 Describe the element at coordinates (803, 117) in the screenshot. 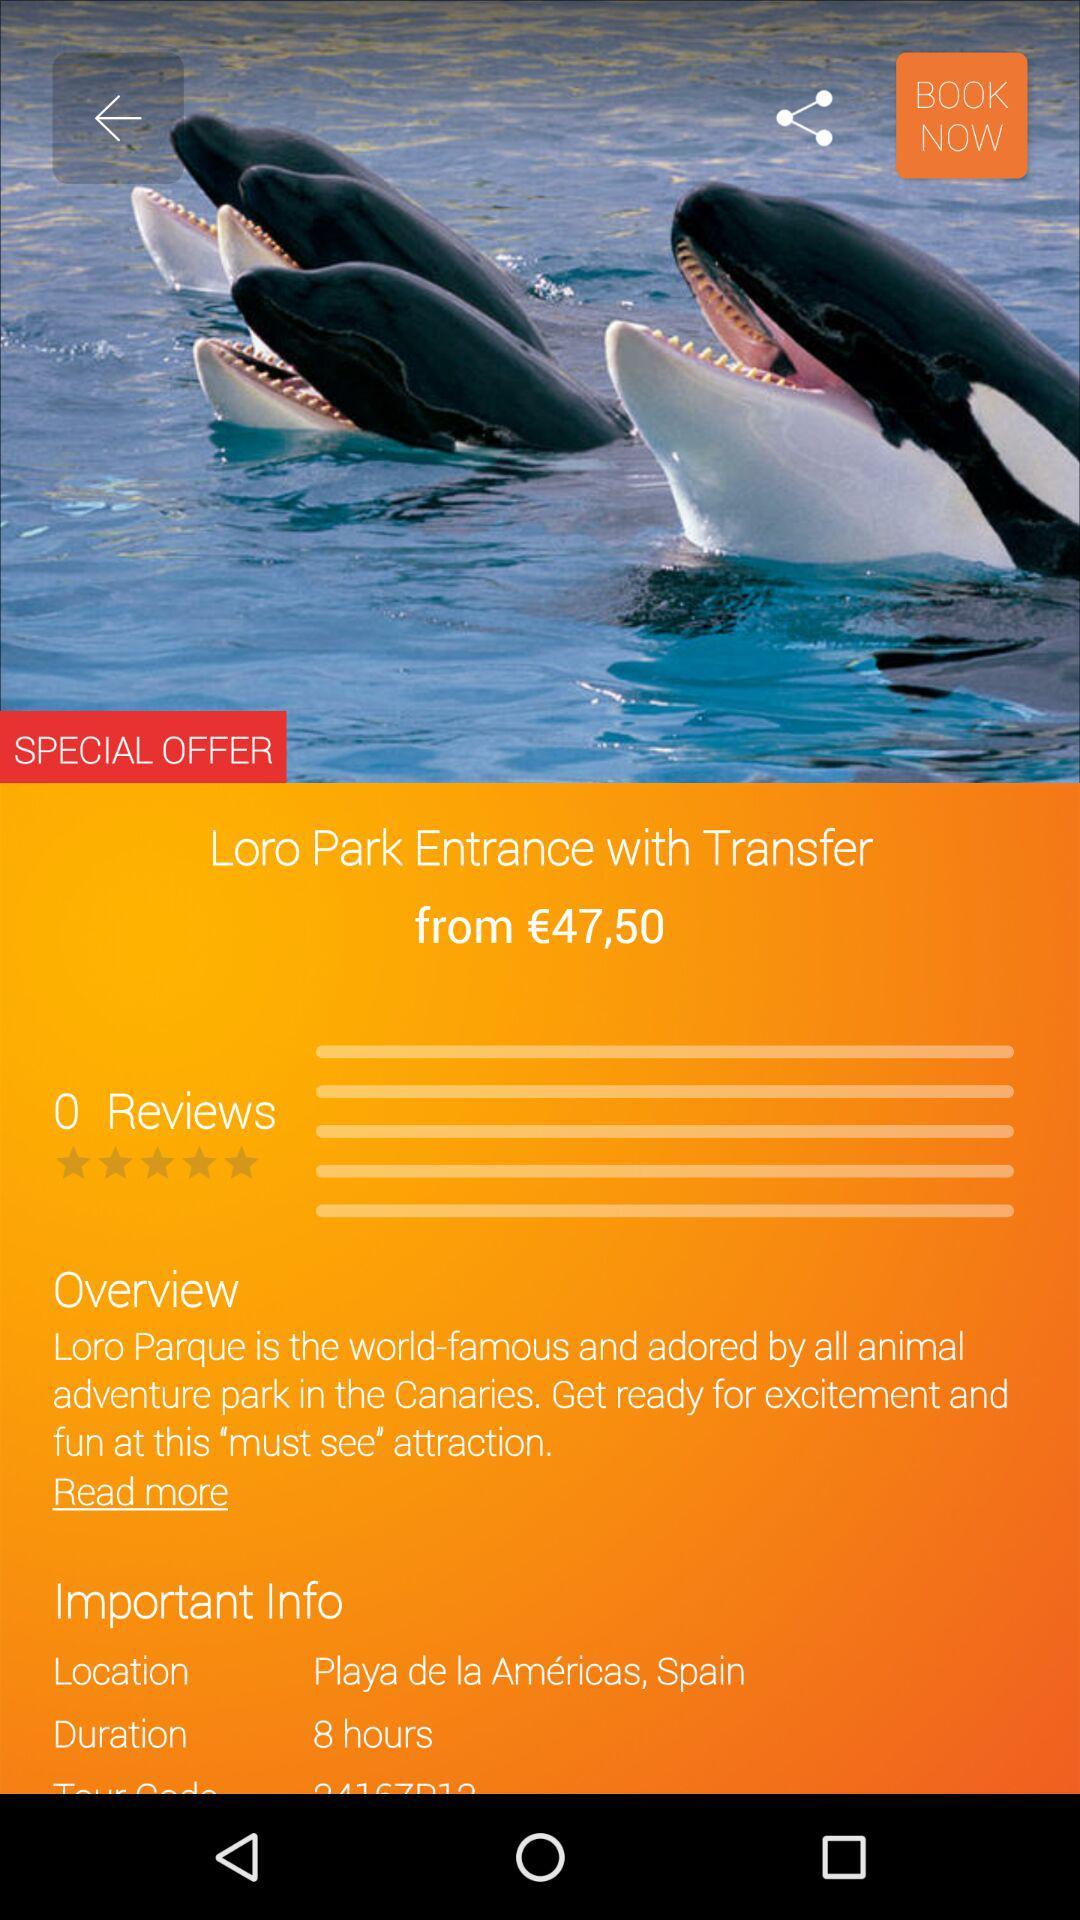

I see `icon next to book now icon` at that location.